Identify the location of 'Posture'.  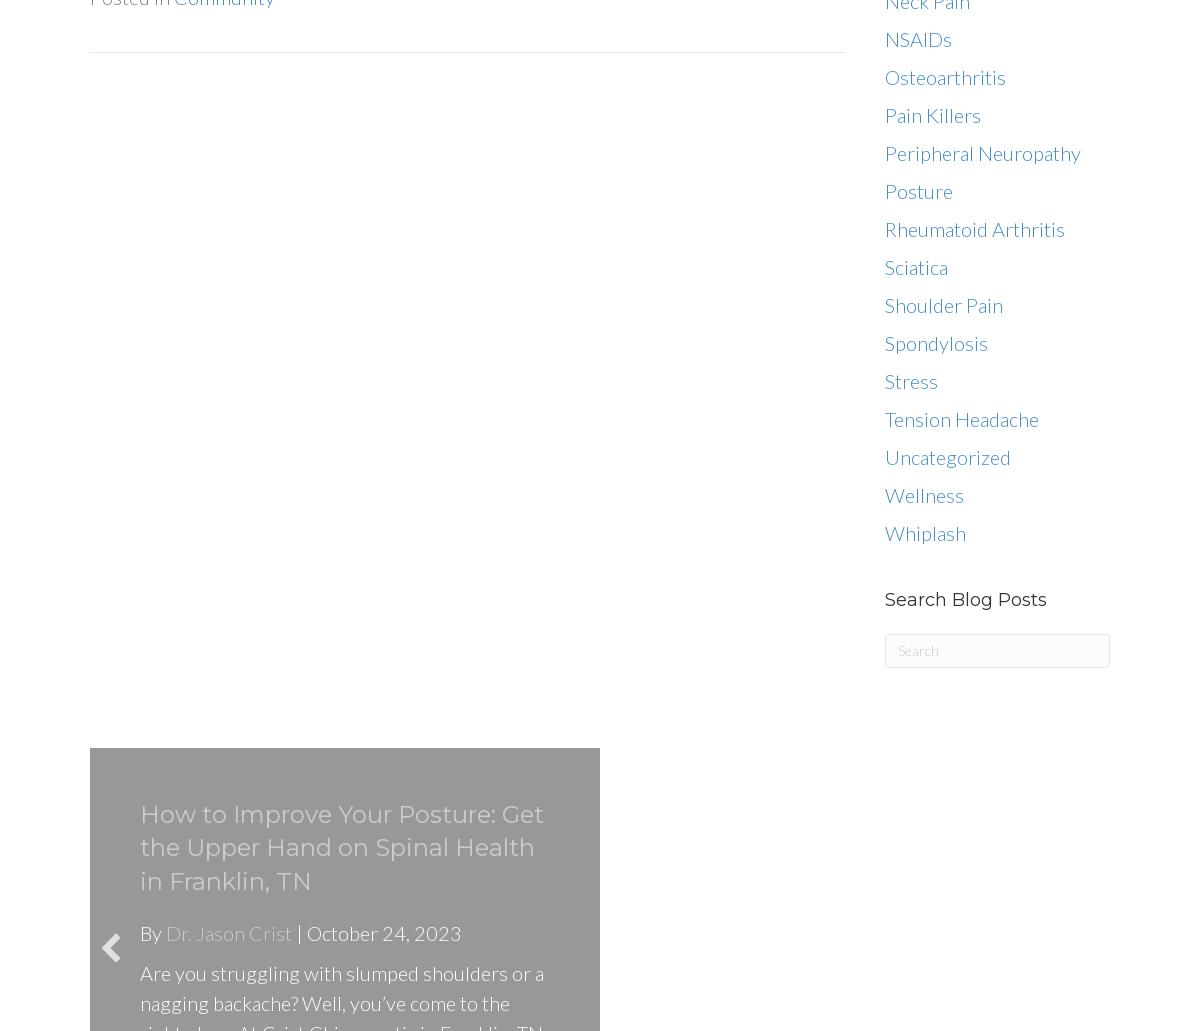
(918, 190).